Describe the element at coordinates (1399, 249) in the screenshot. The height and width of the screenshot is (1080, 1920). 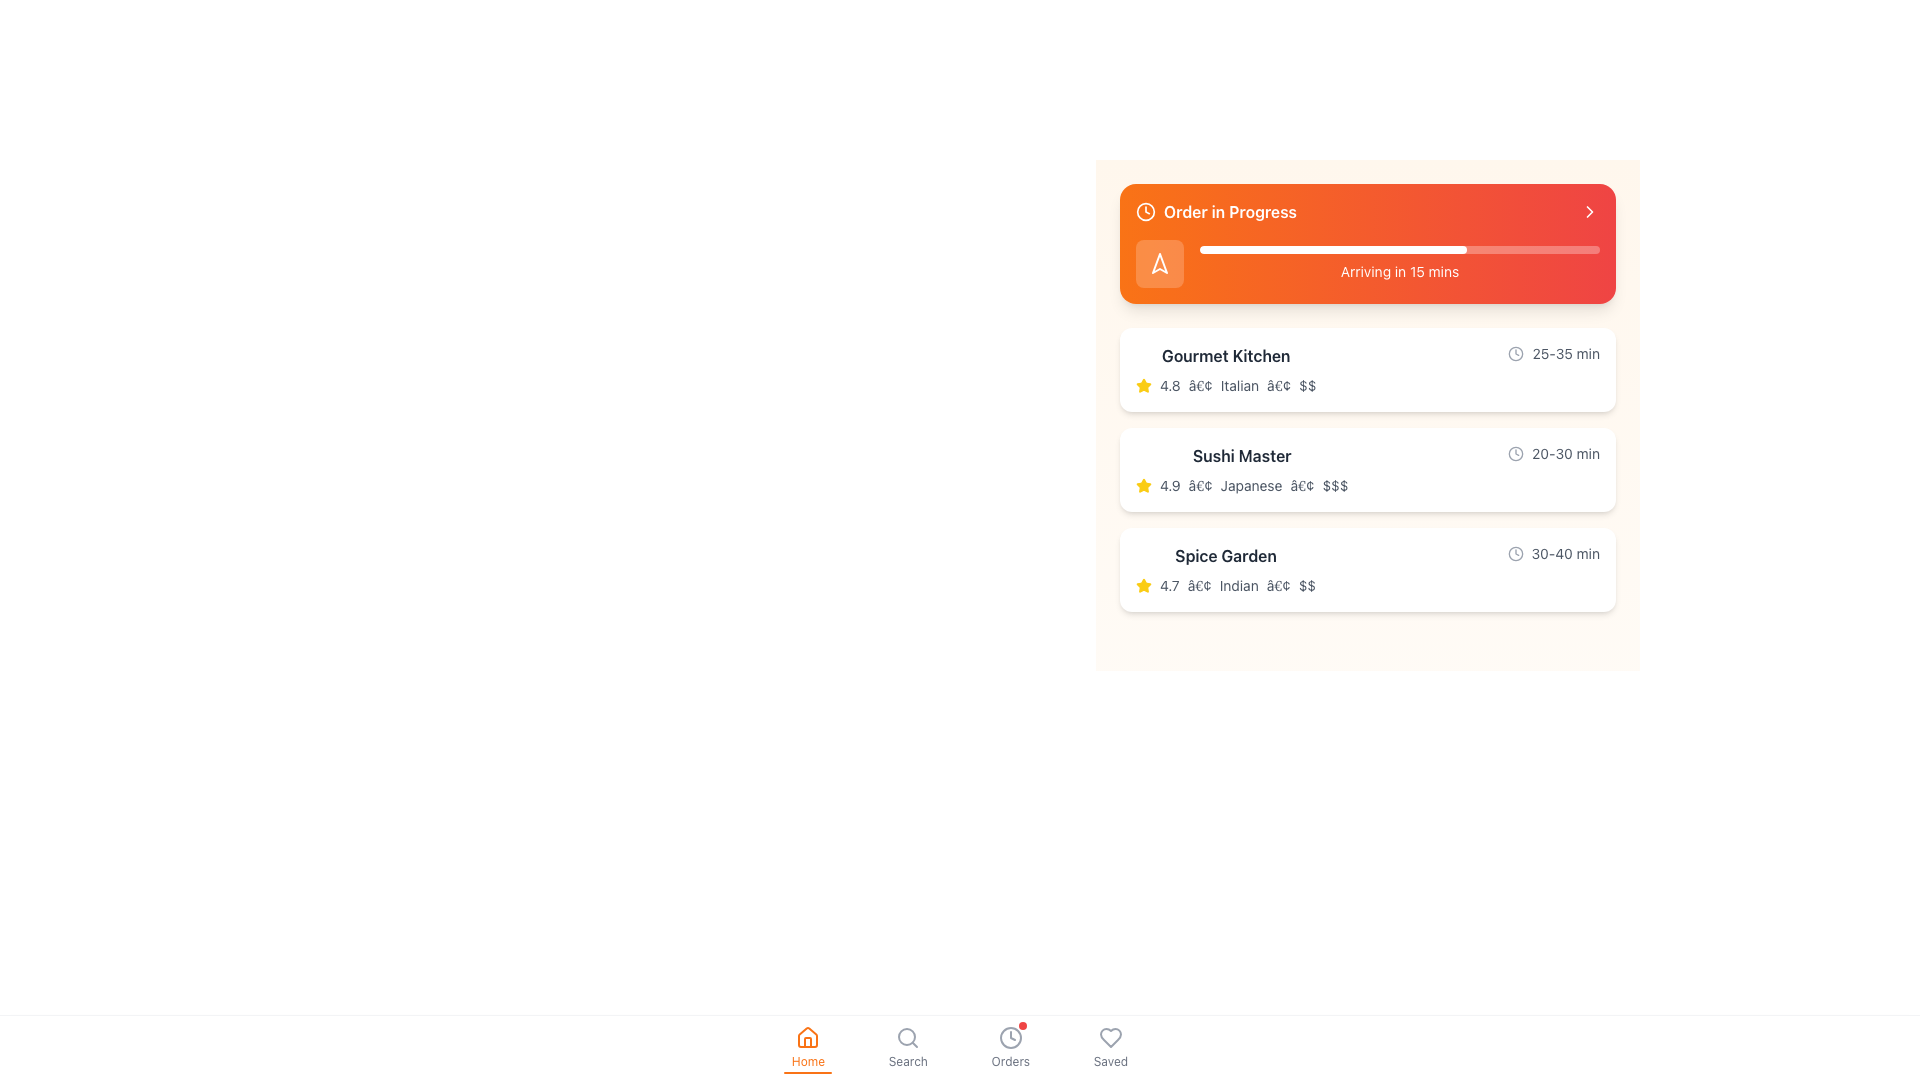
I see `the progress bar that visually represents the completion of an ongoing activity, located below the title in the 'Order in Progress' section` at that location.